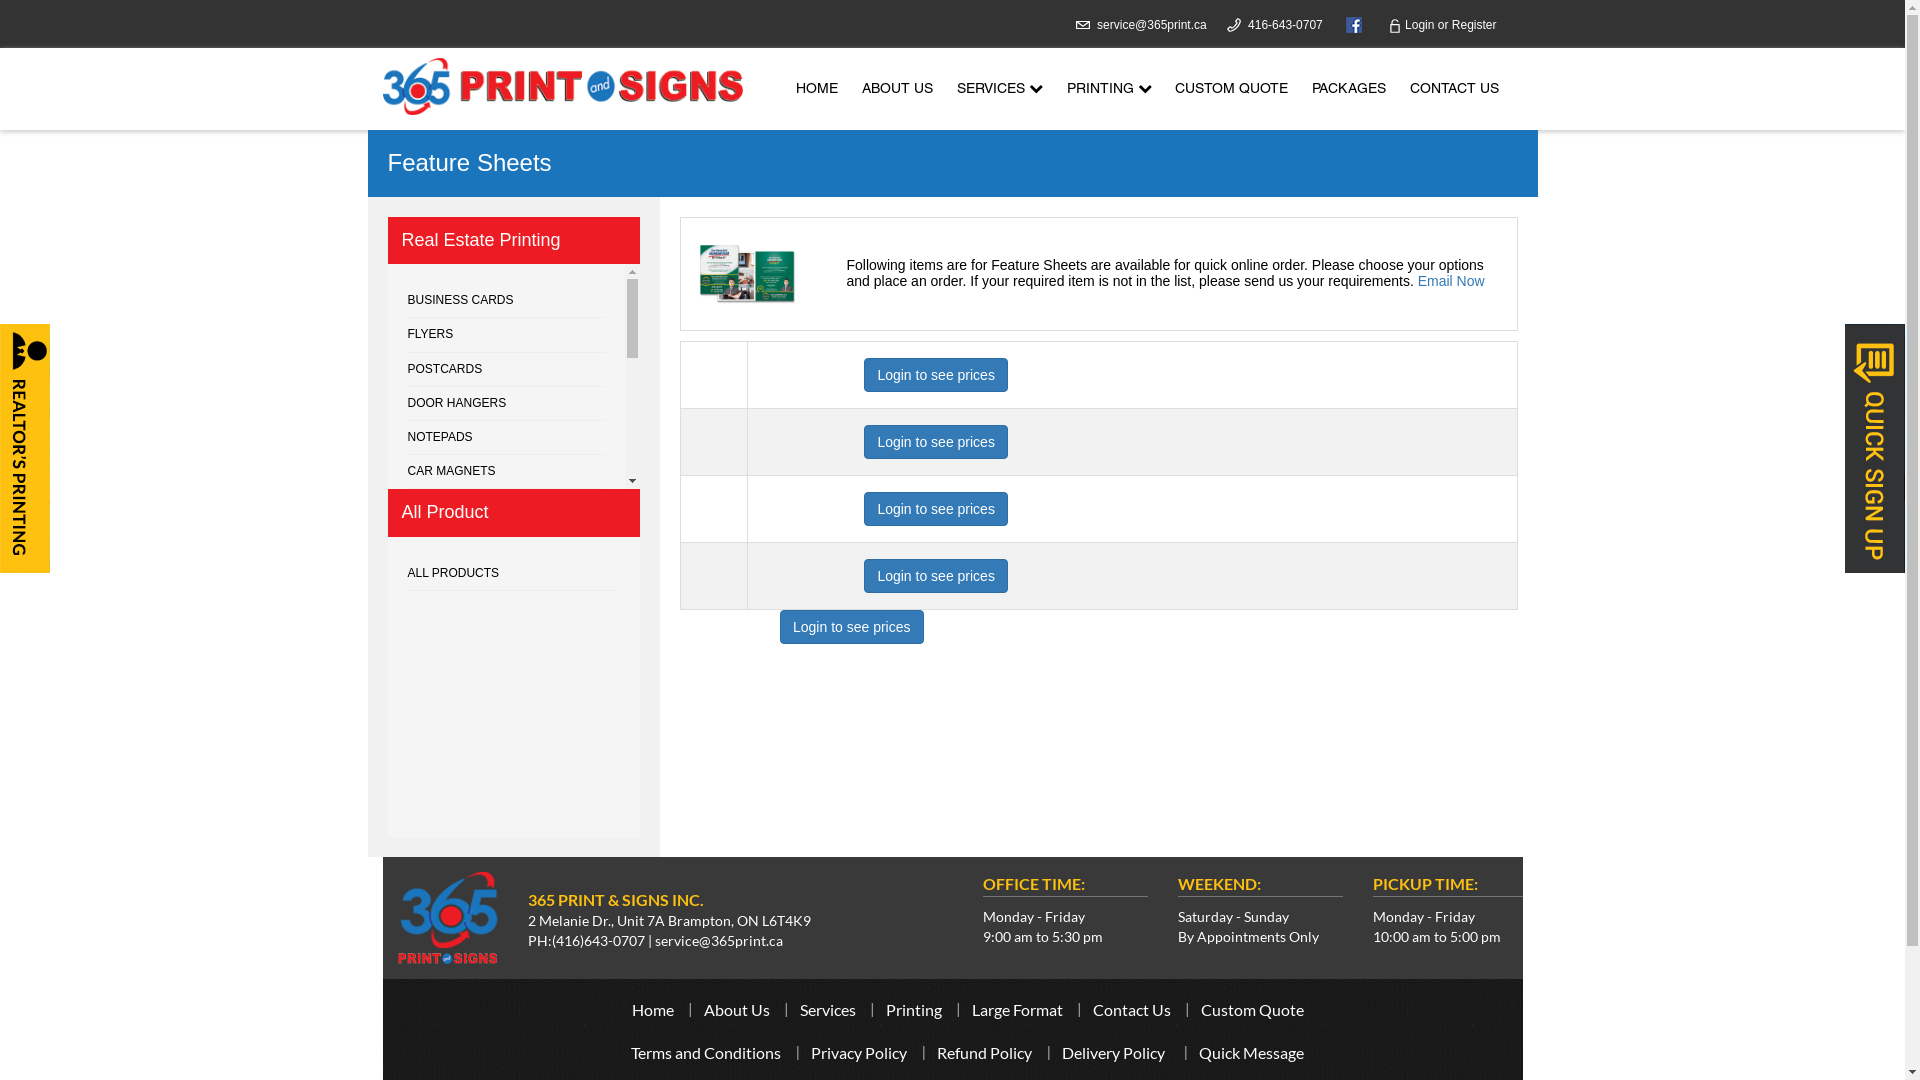  I want to click on 'Contact Us', so click(1131, 1009).